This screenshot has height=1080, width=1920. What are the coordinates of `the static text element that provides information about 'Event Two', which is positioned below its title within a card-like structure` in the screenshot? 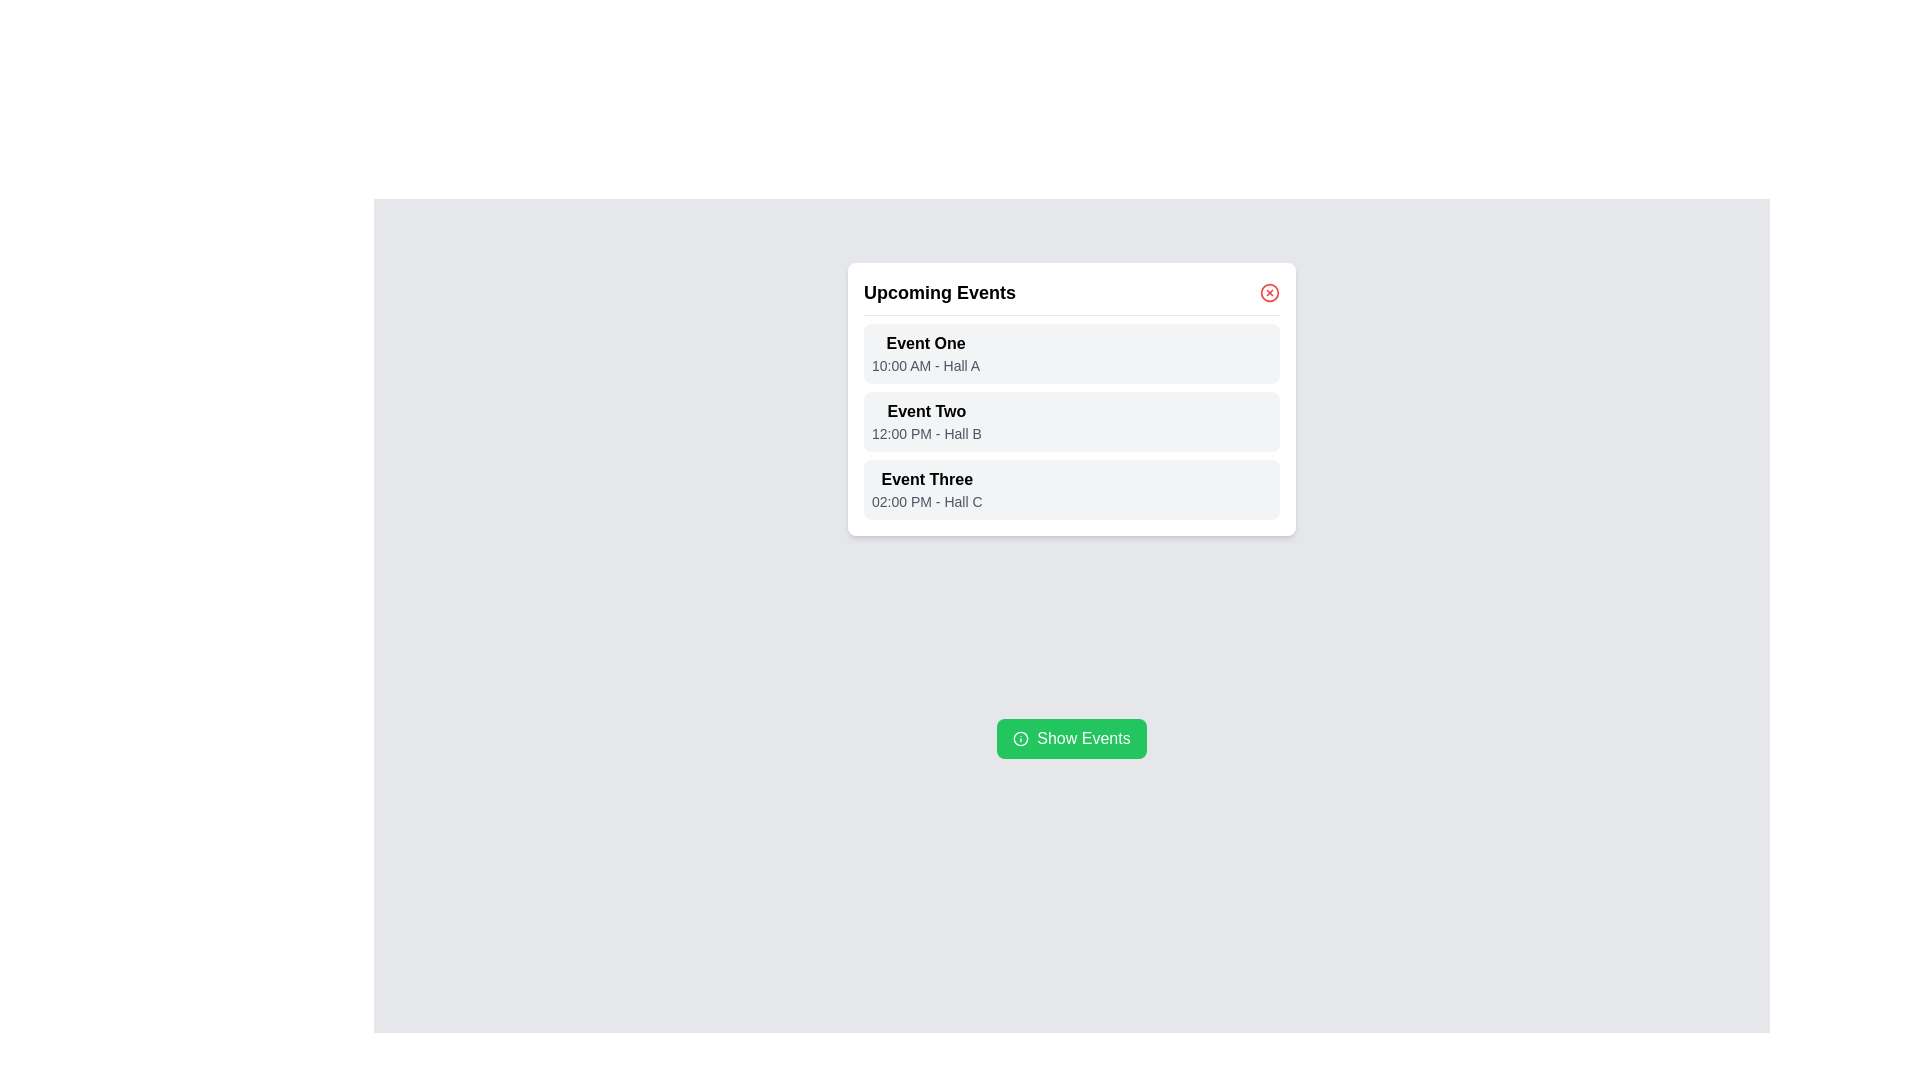 It's located at (925, 433).